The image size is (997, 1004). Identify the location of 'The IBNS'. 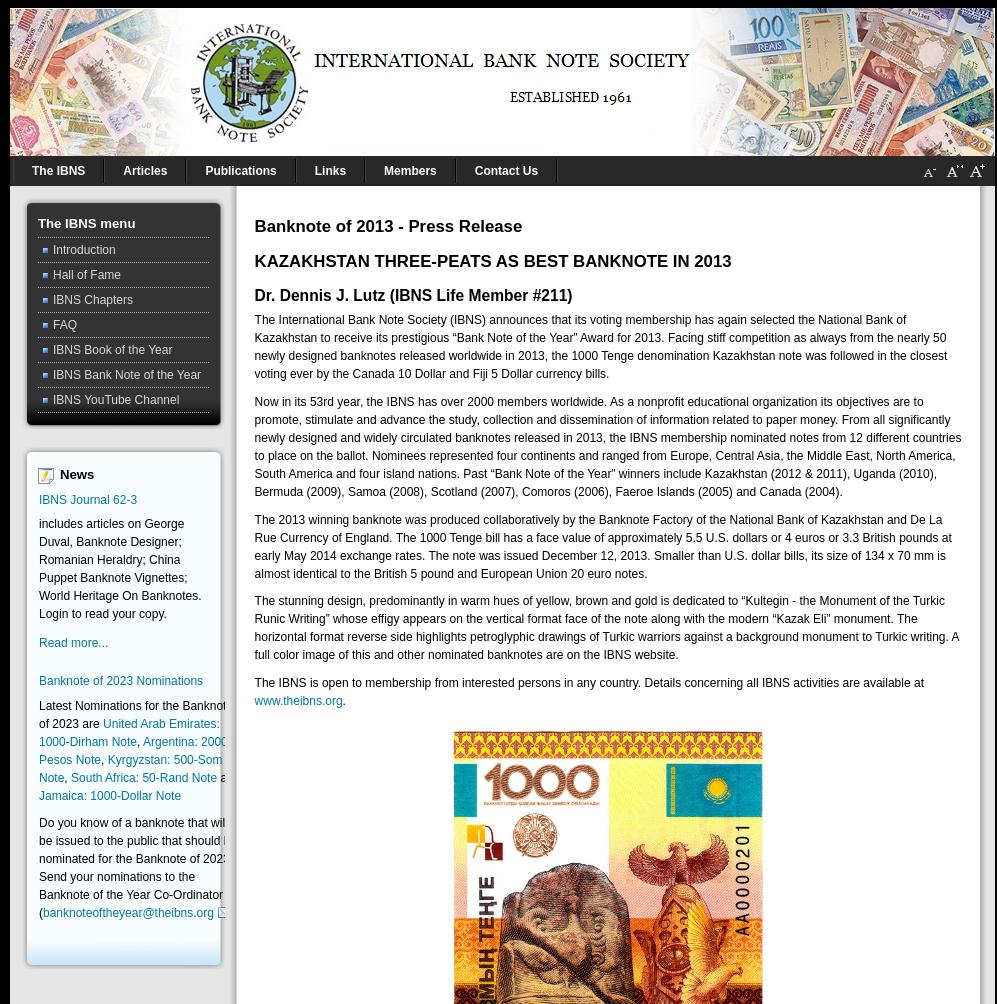
(57, 169).